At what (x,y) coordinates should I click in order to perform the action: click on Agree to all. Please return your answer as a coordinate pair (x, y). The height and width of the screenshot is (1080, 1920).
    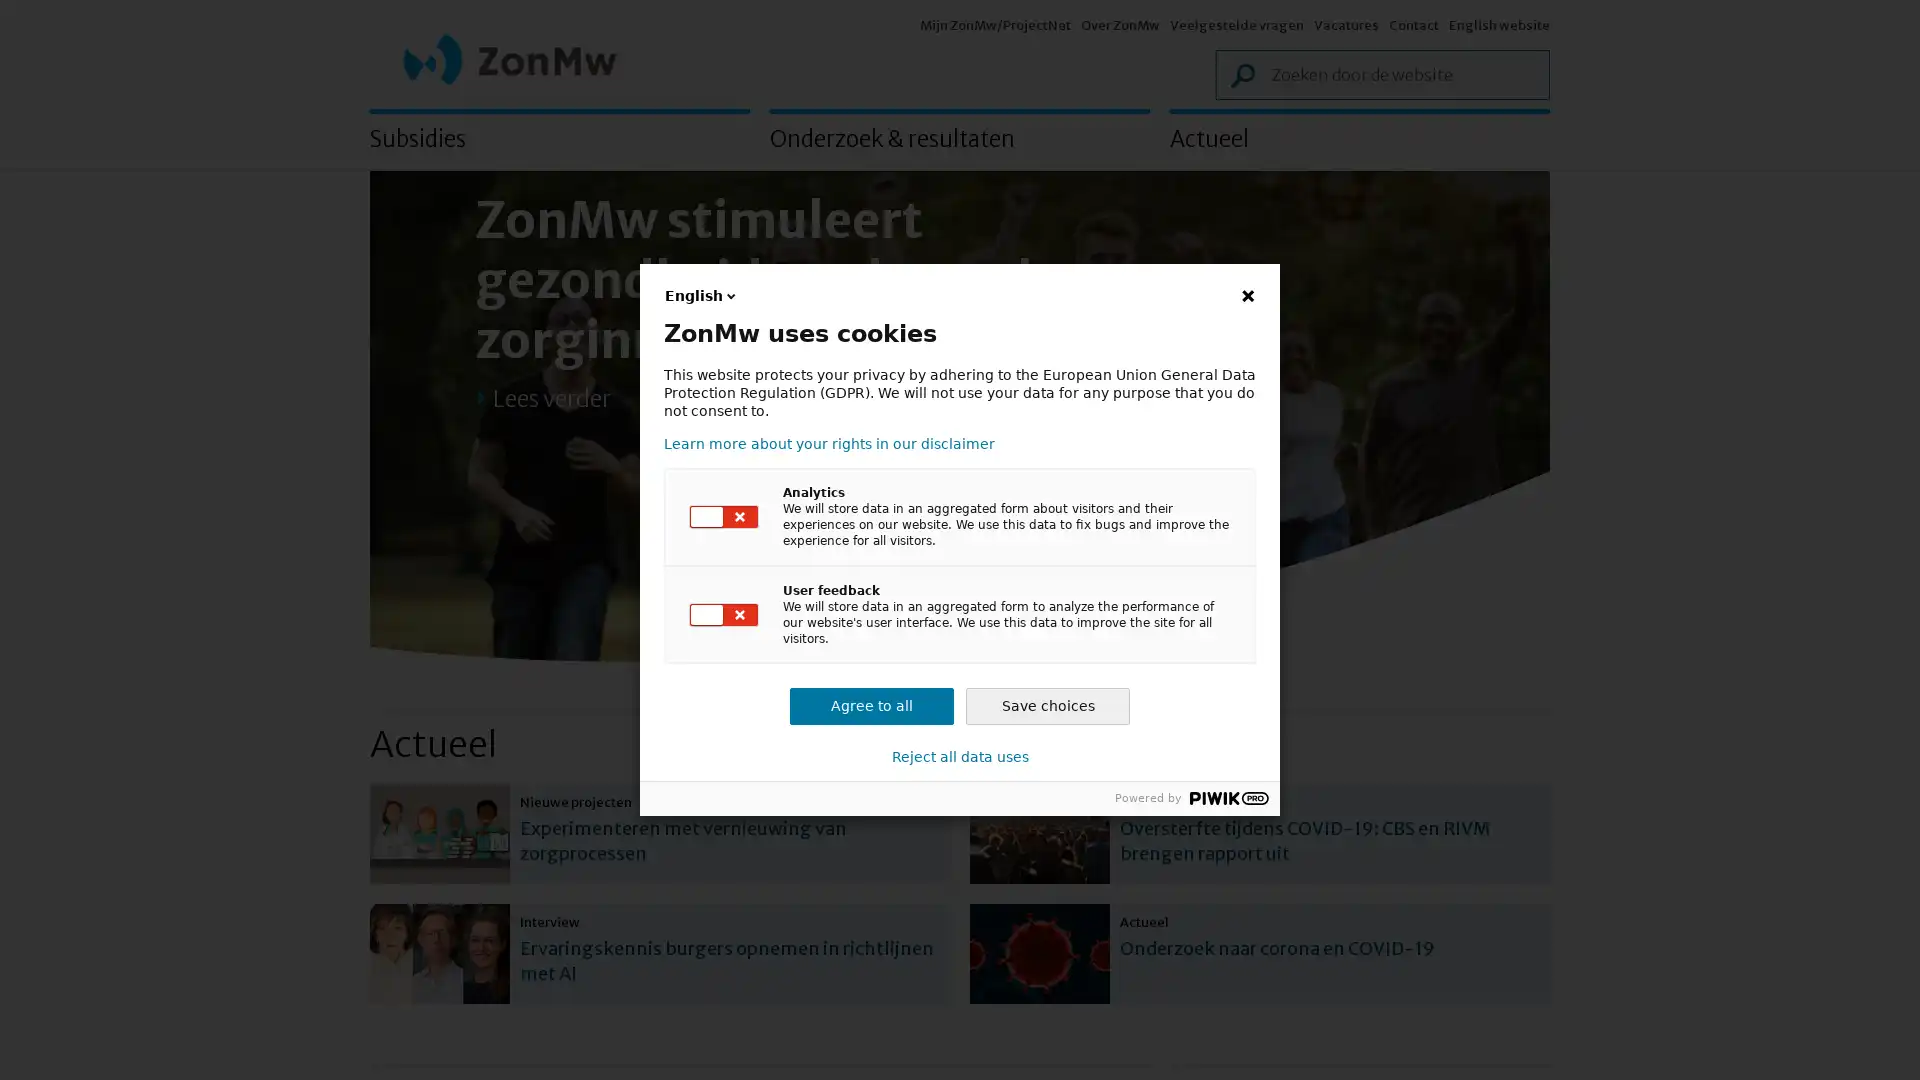
    Looking at the image, I should click on (872, 705).